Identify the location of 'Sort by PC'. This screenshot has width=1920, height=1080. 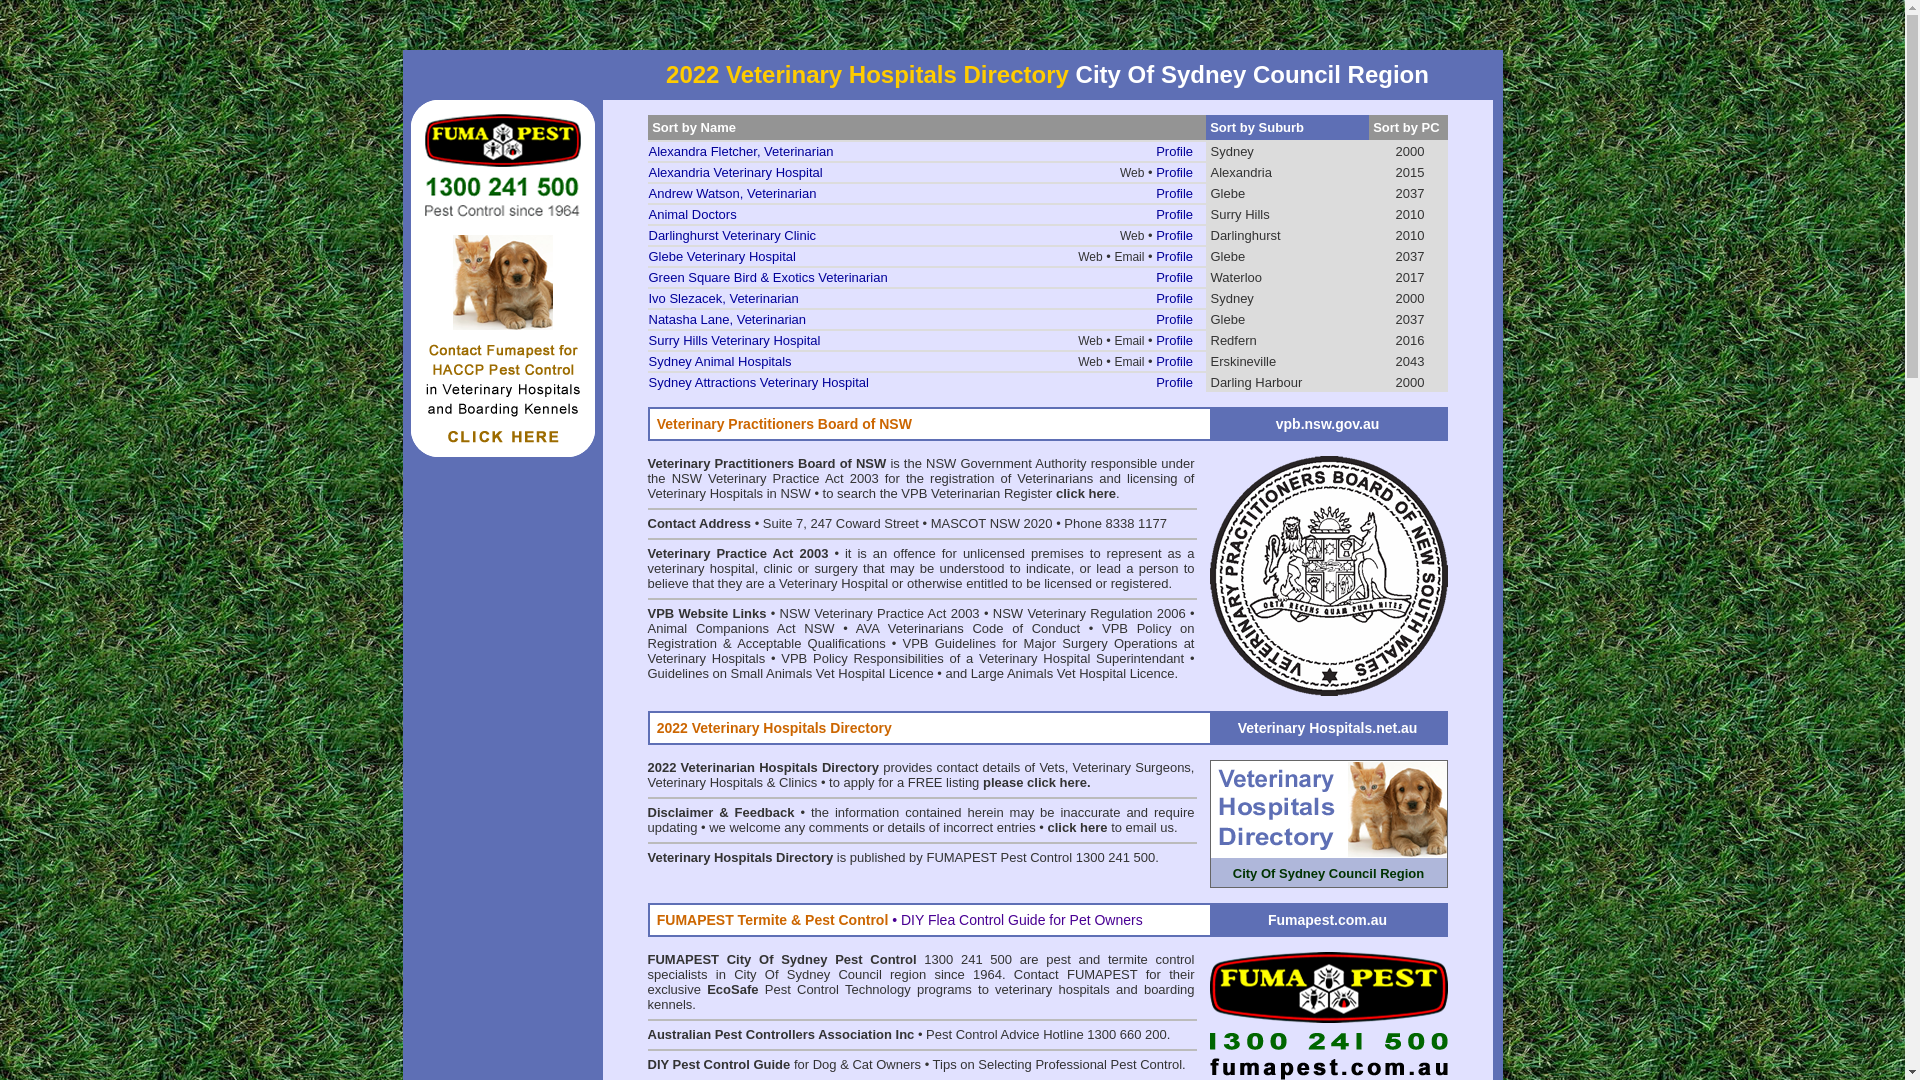
(1405, 127).